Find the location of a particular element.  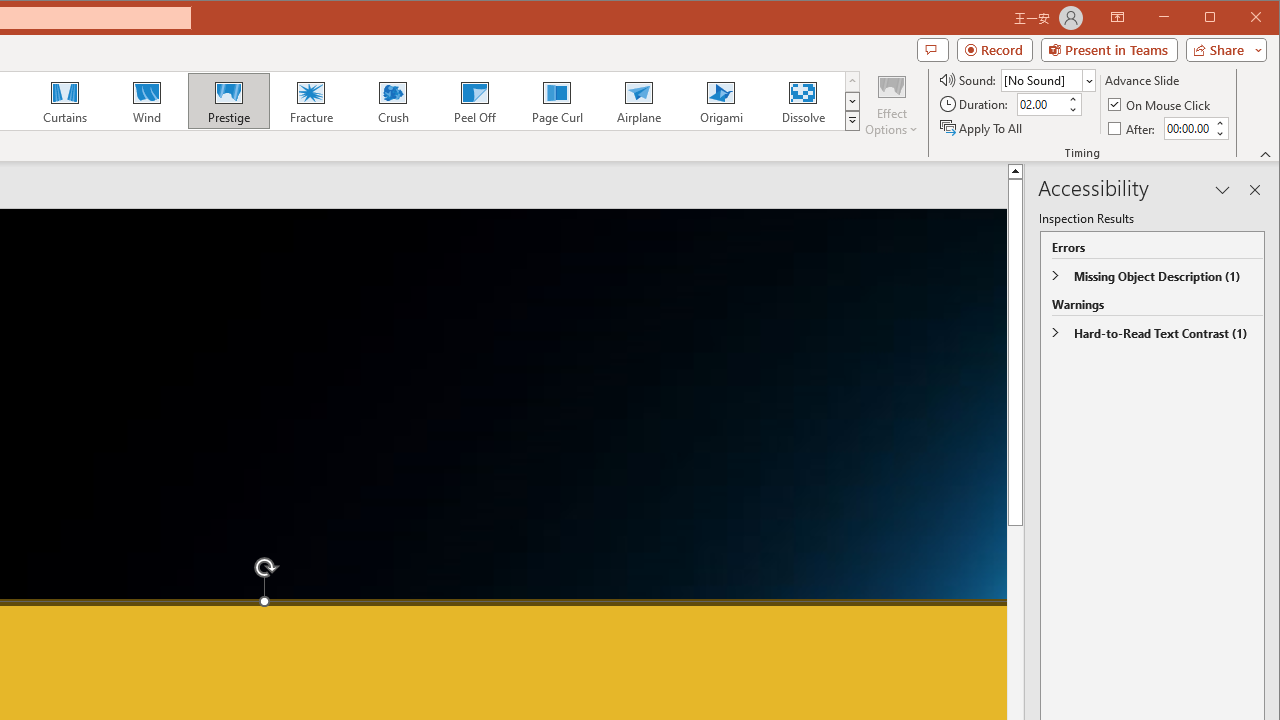

'Duration' is located at coordinates (1040, 104).